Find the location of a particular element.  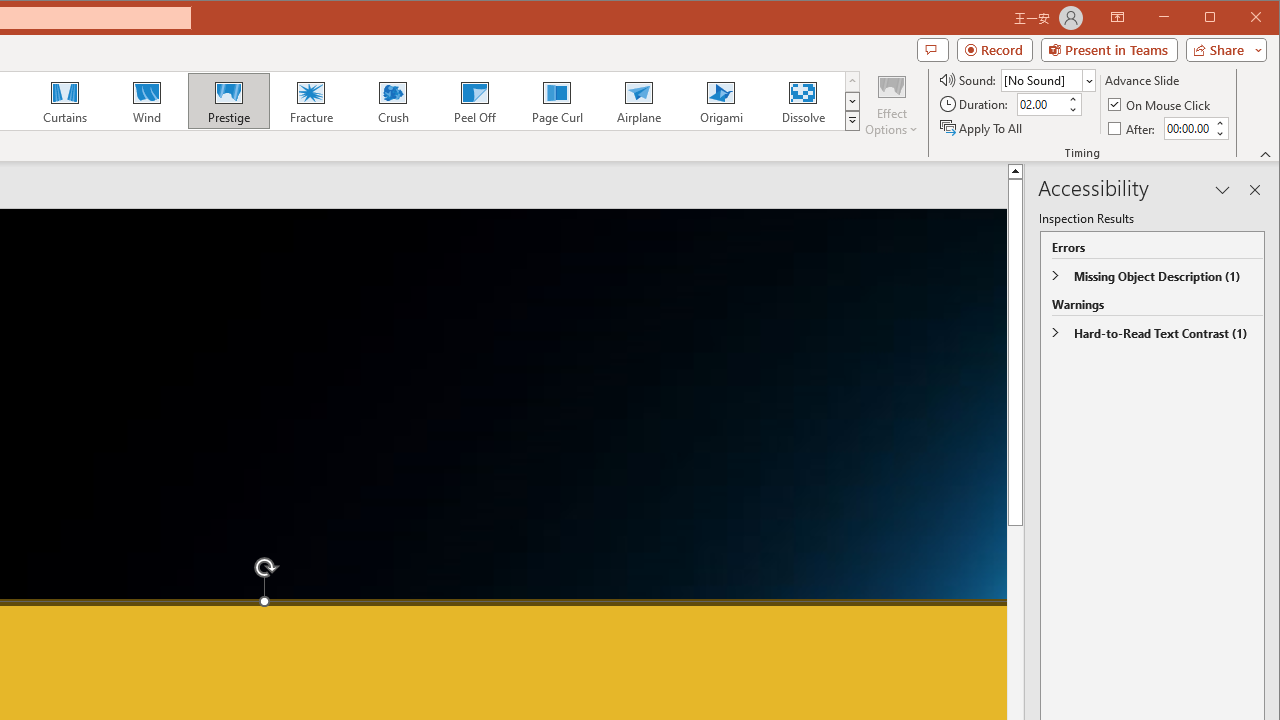

'Duration' is located at coordinates (1040, 104).